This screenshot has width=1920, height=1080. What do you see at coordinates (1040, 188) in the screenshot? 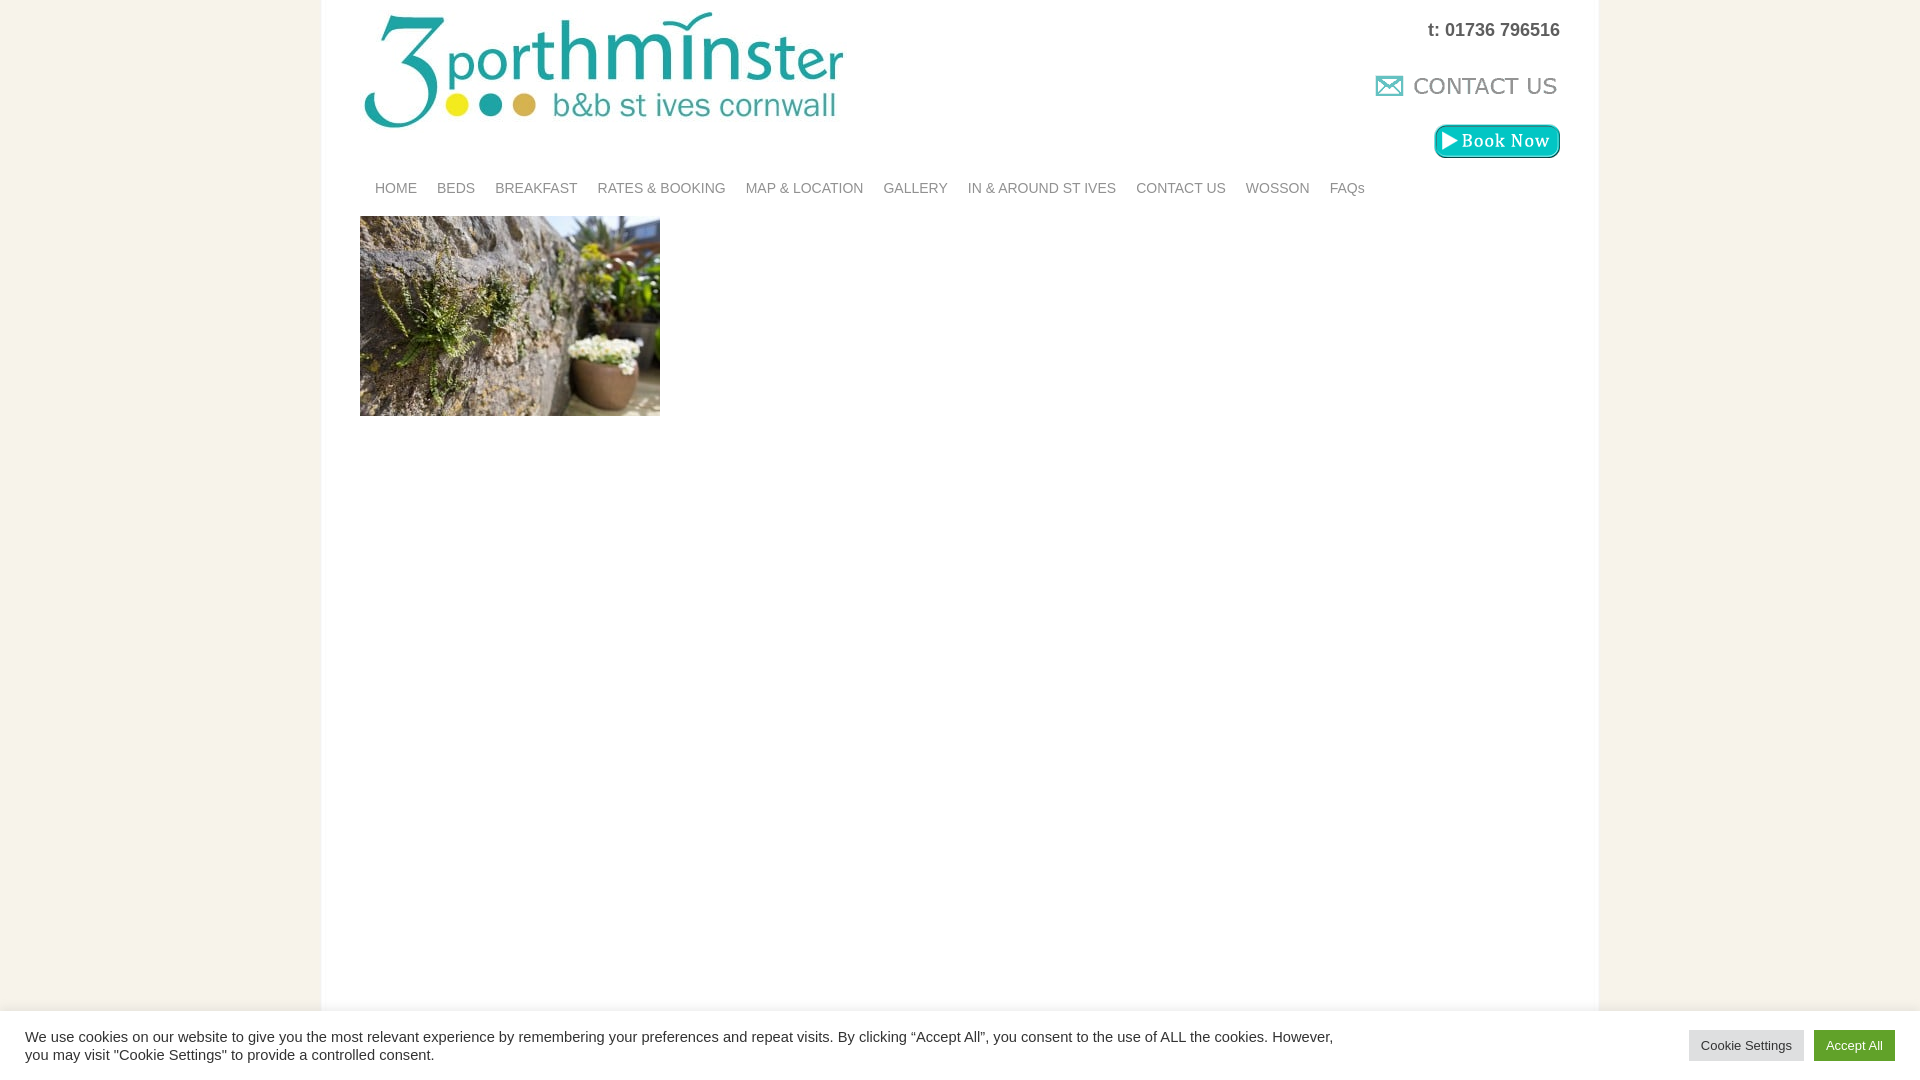
I see `'IN & AROUND ST IVES'` at bounding box center [1040, 188].